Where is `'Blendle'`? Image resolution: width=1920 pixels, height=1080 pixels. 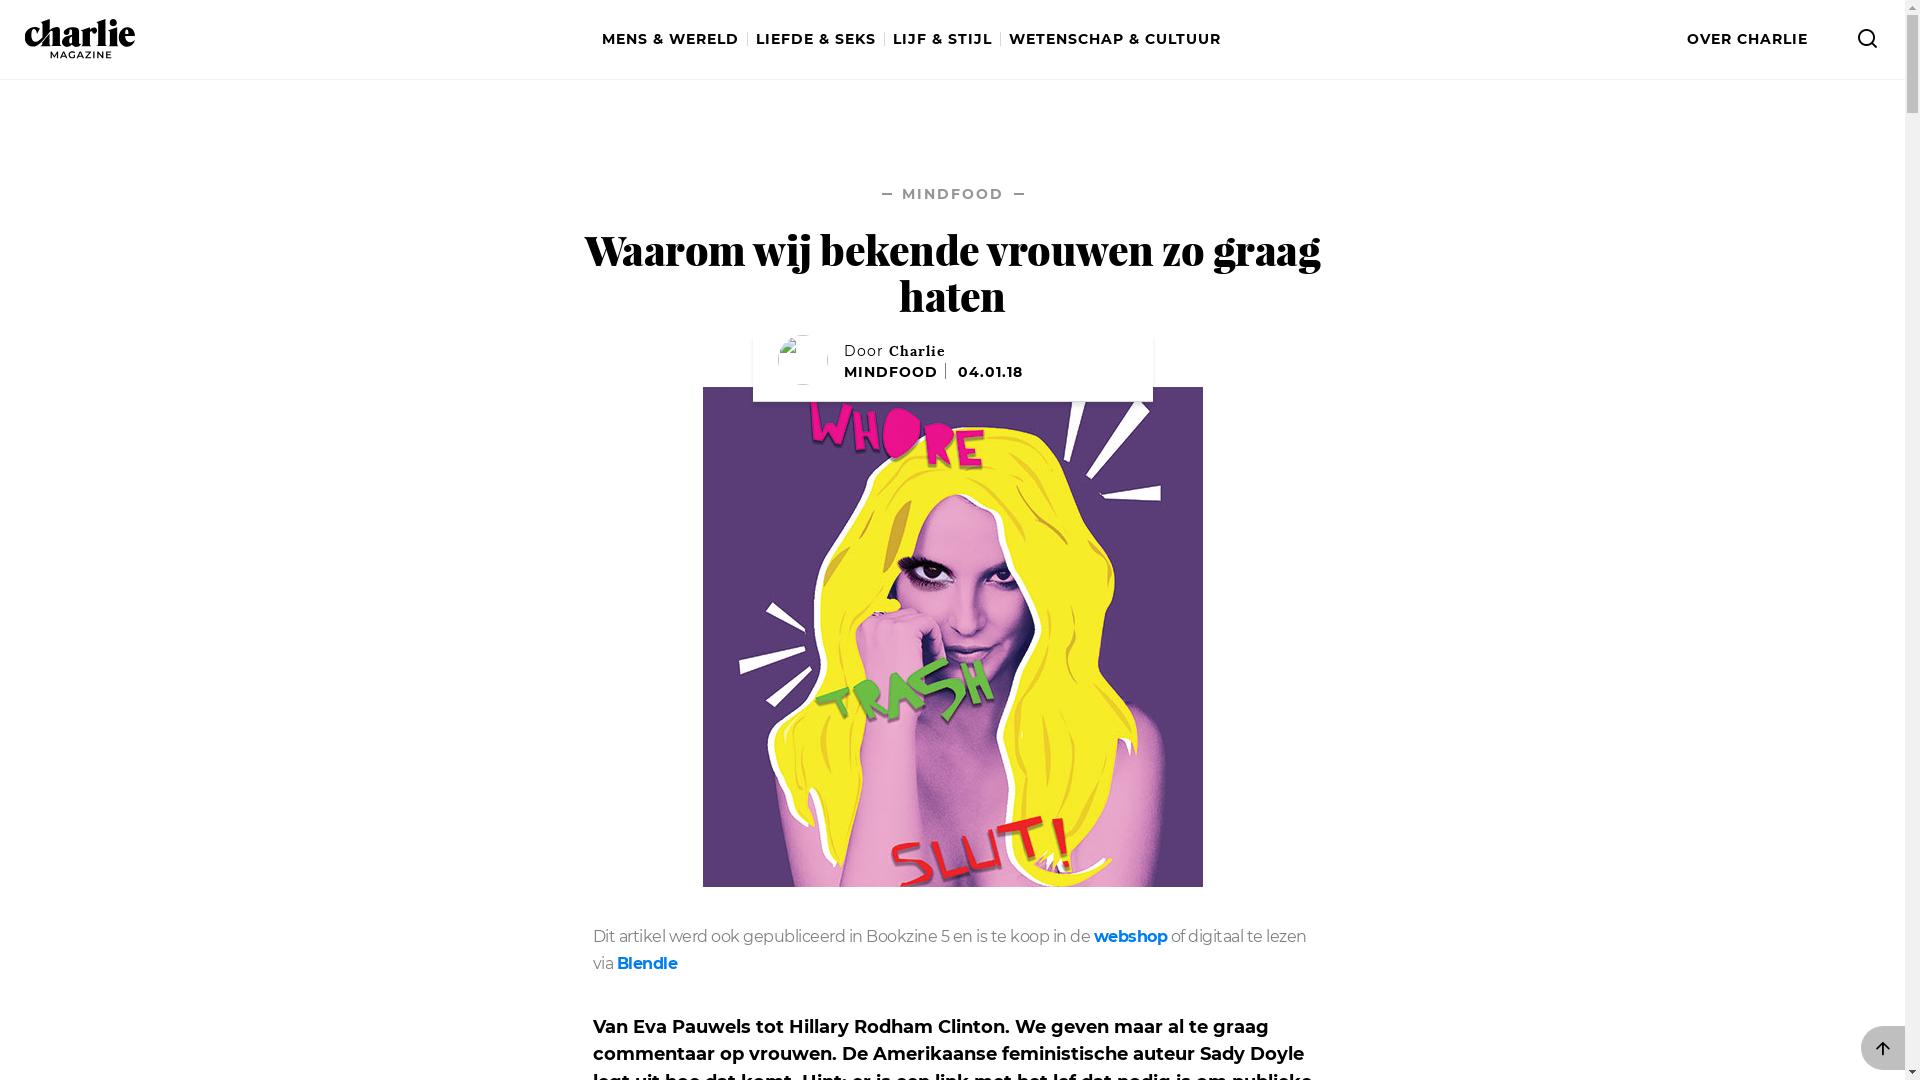 'Blendle' is located at coordinates (614, 963).